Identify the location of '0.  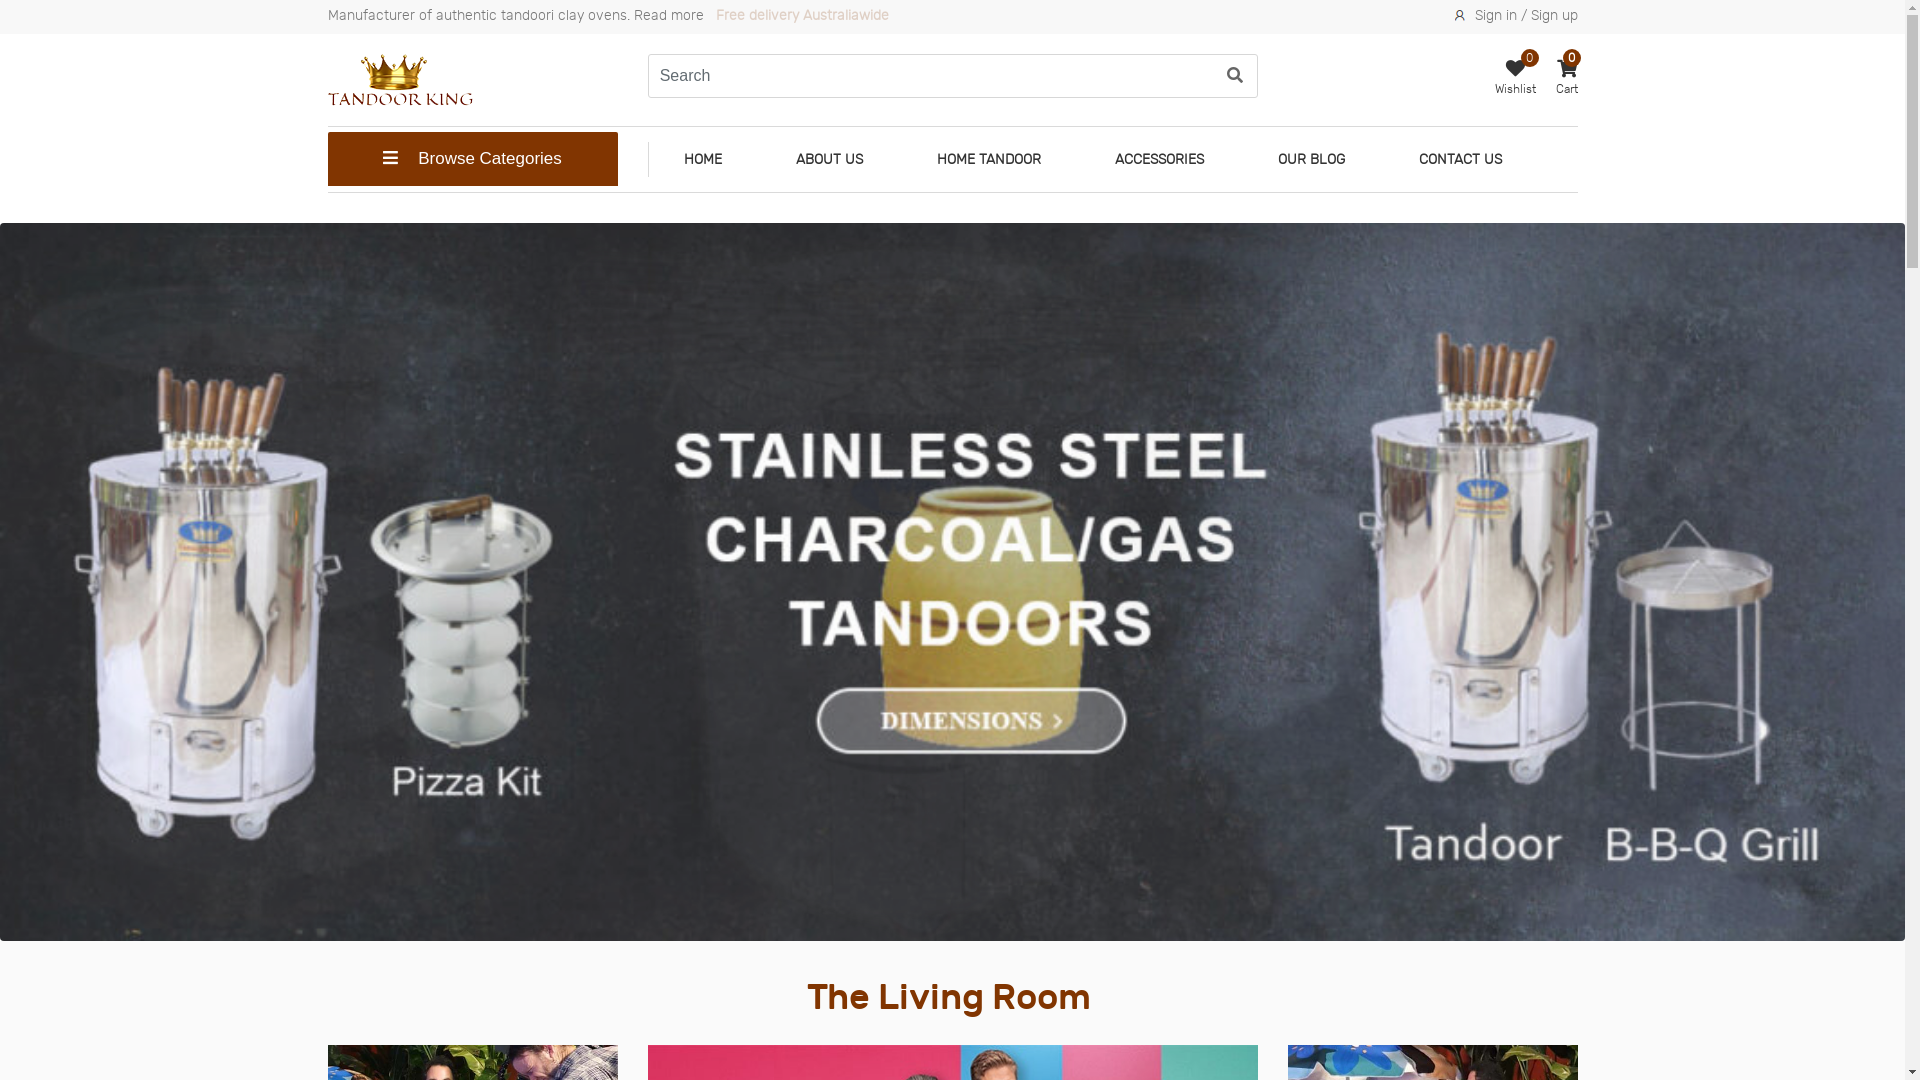
(1514, 79).